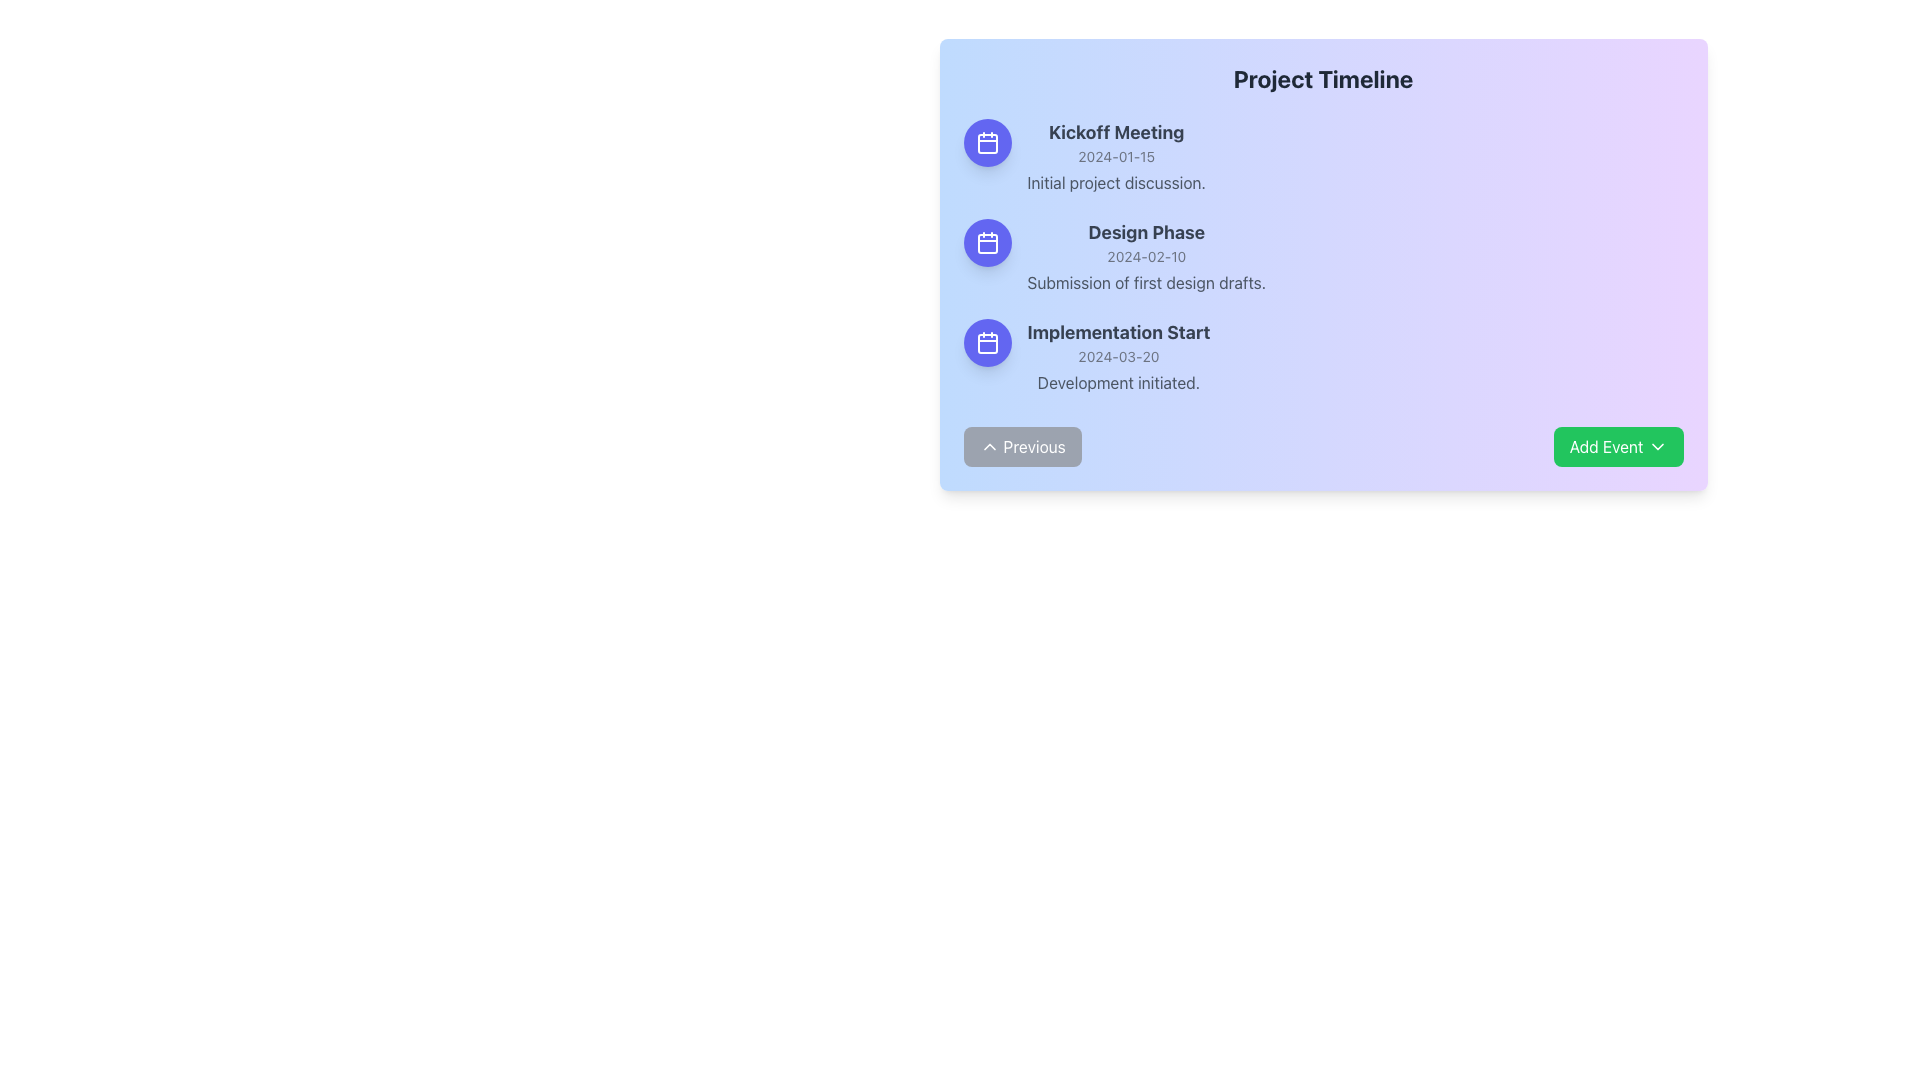 The image size is (1920, 1080). I want to click on the Timeline item element titled 'Design Phase', so click(1323, 256).